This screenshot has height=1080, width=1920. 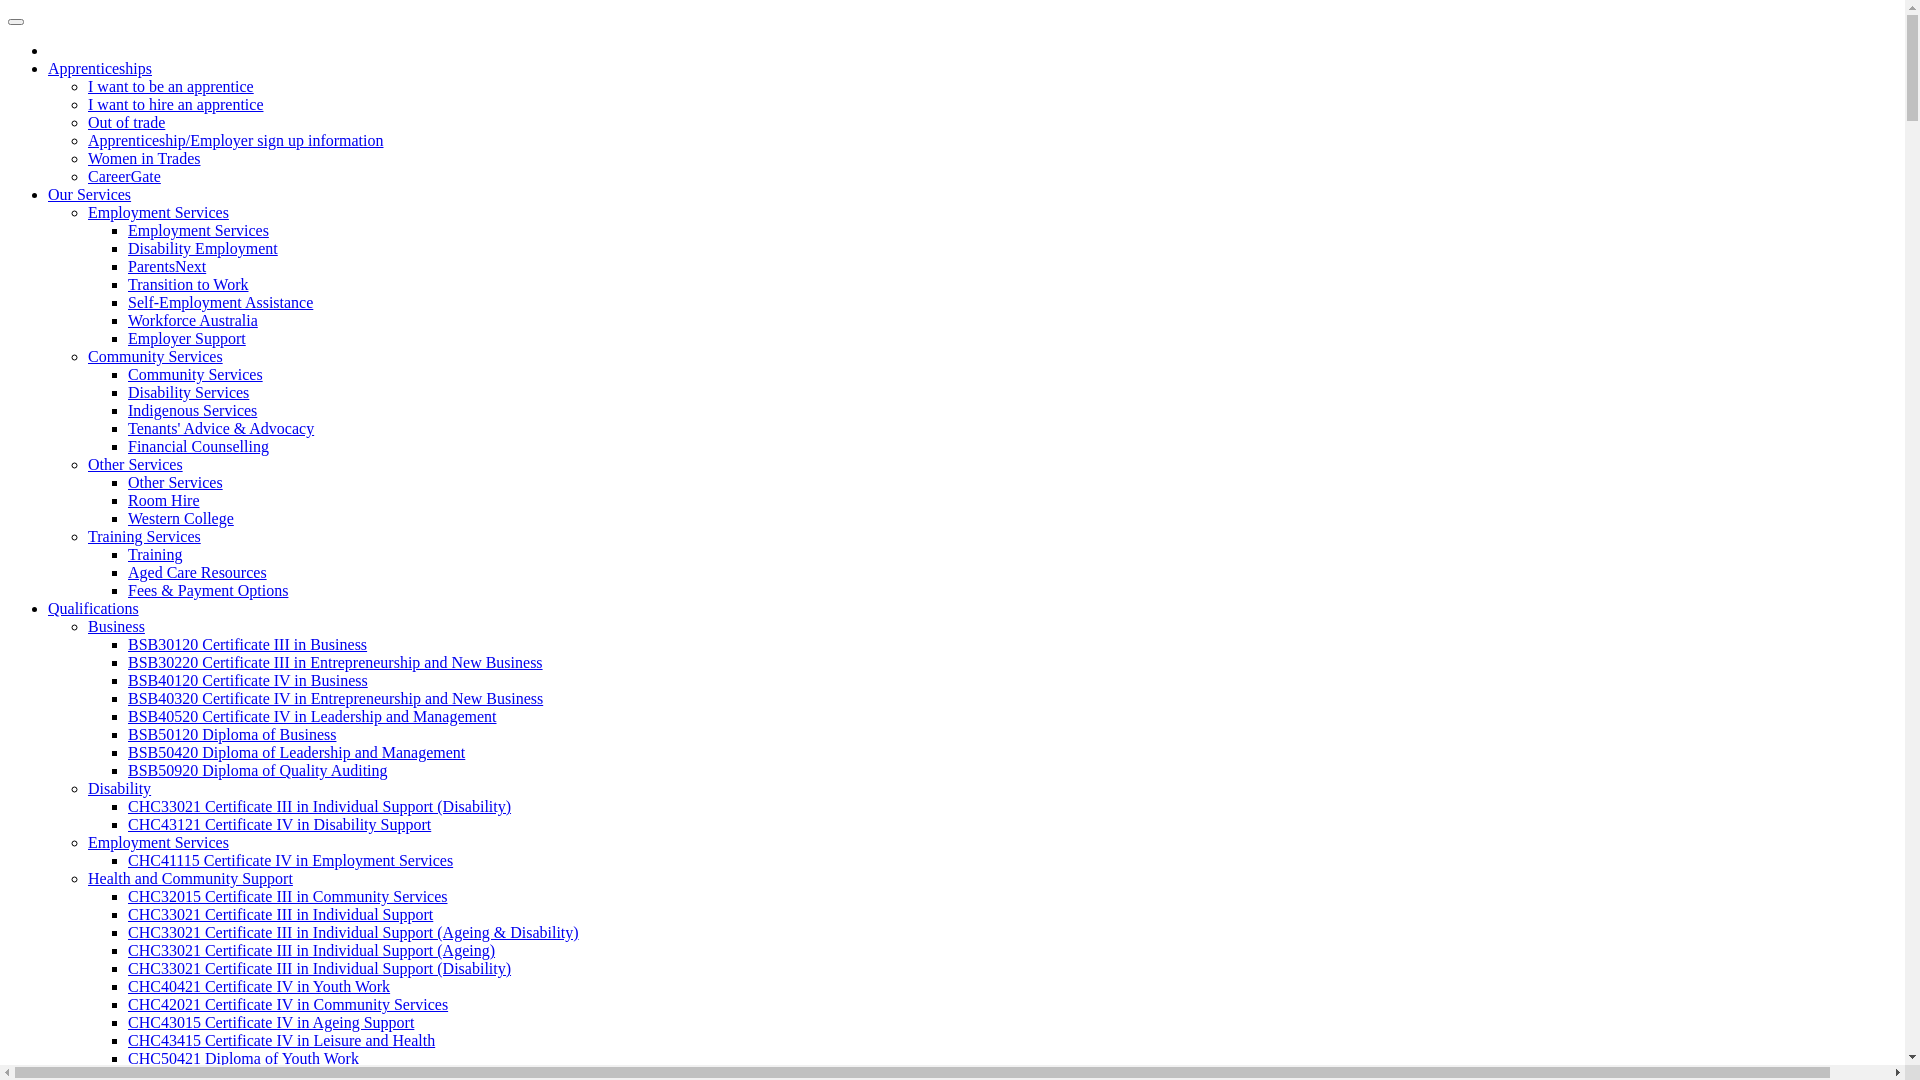 What do you see at coordinates (257, 769) in the screenshot?
I see `'BSB50920 Diploma of Quality Auditing'` at bounding box center [257, 769].